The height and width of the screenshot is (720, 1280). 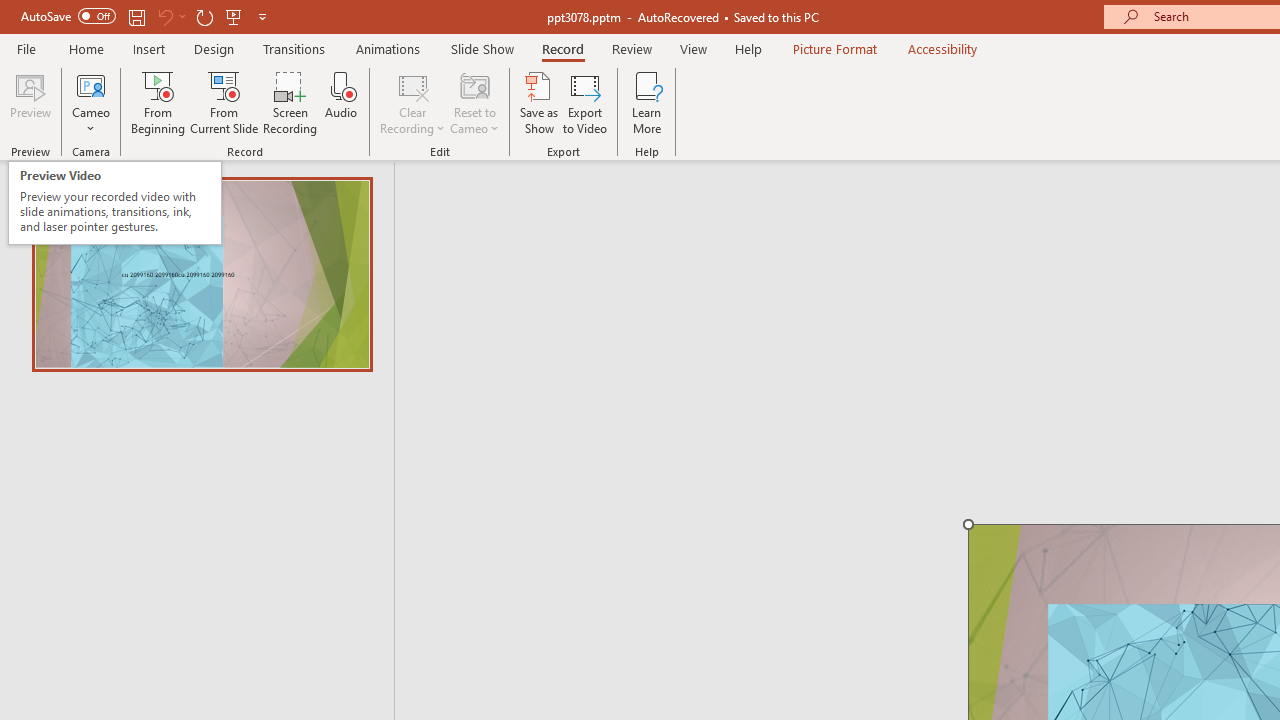 I want to click on 'Audio', so click(x=341, y=103).